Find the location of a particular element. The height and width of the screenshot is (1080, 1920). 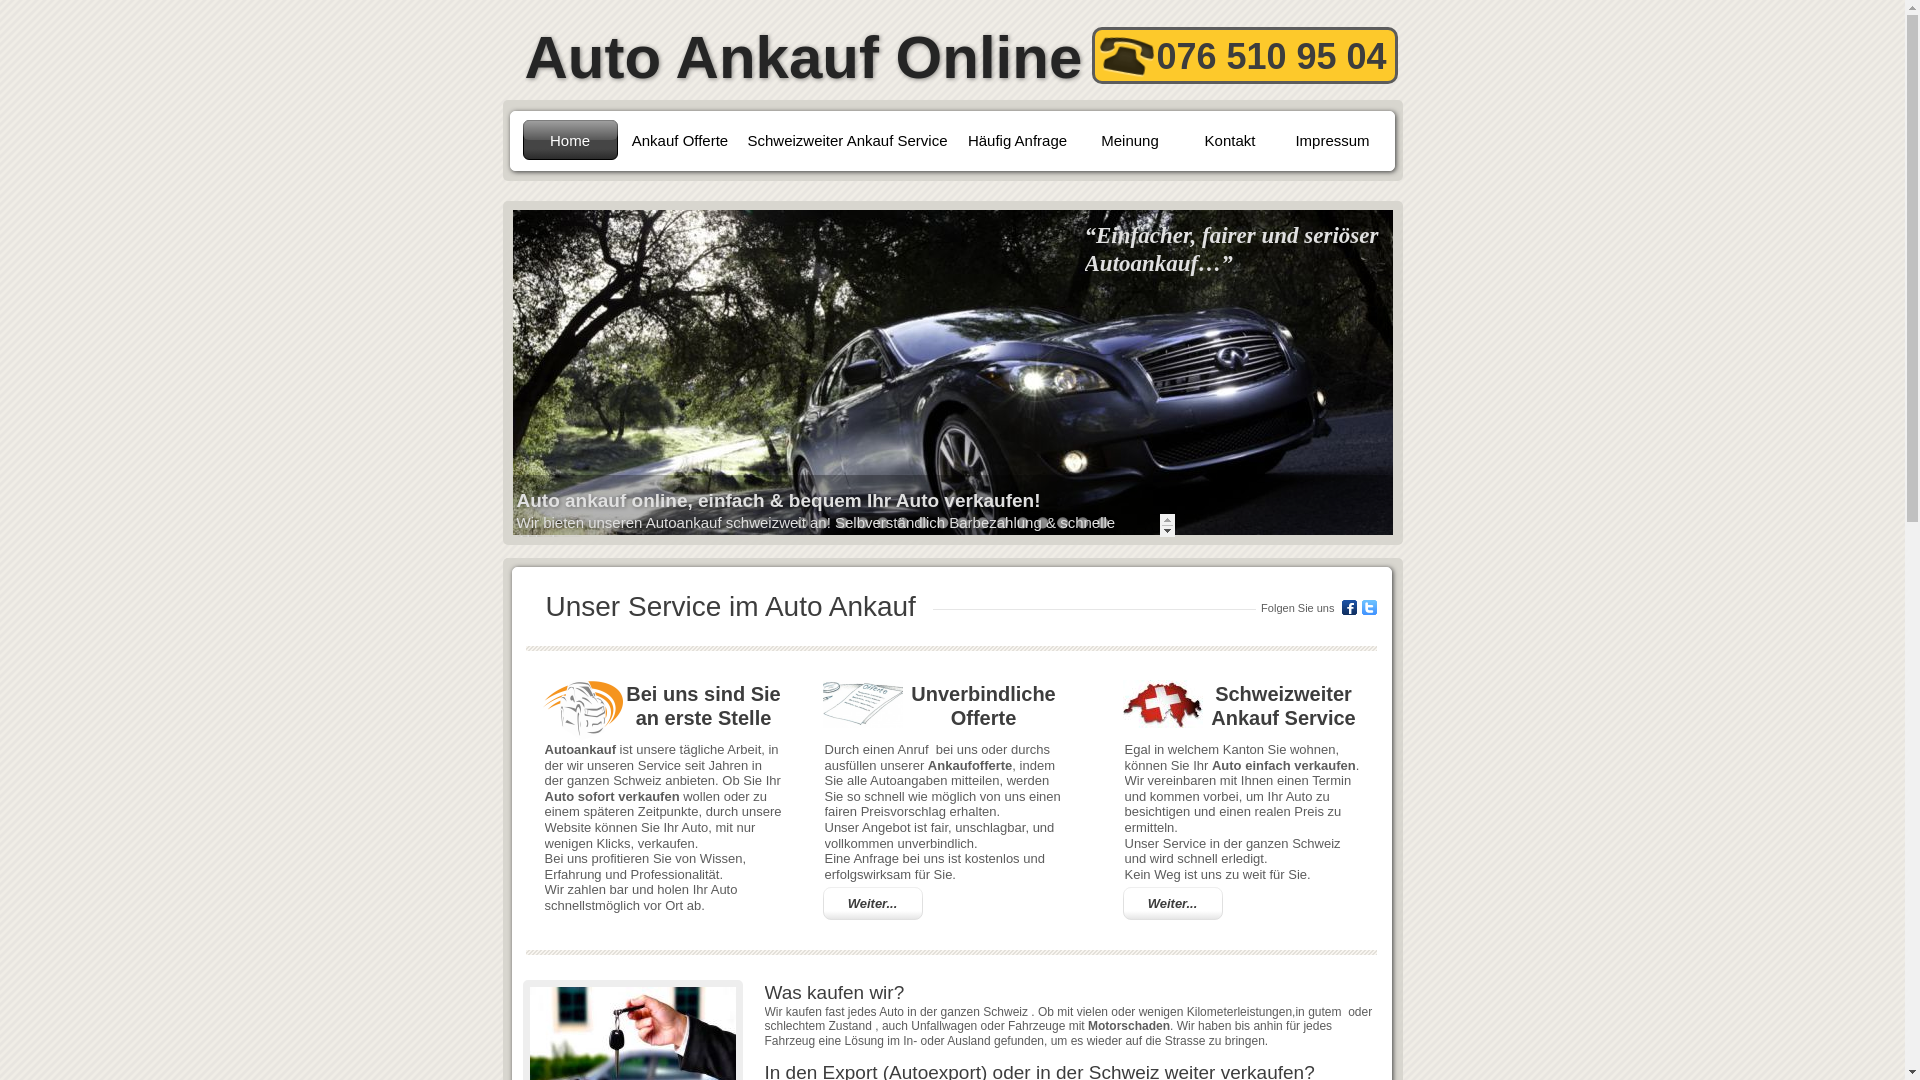

'Meinung' is located at coordinates (1129, 138).